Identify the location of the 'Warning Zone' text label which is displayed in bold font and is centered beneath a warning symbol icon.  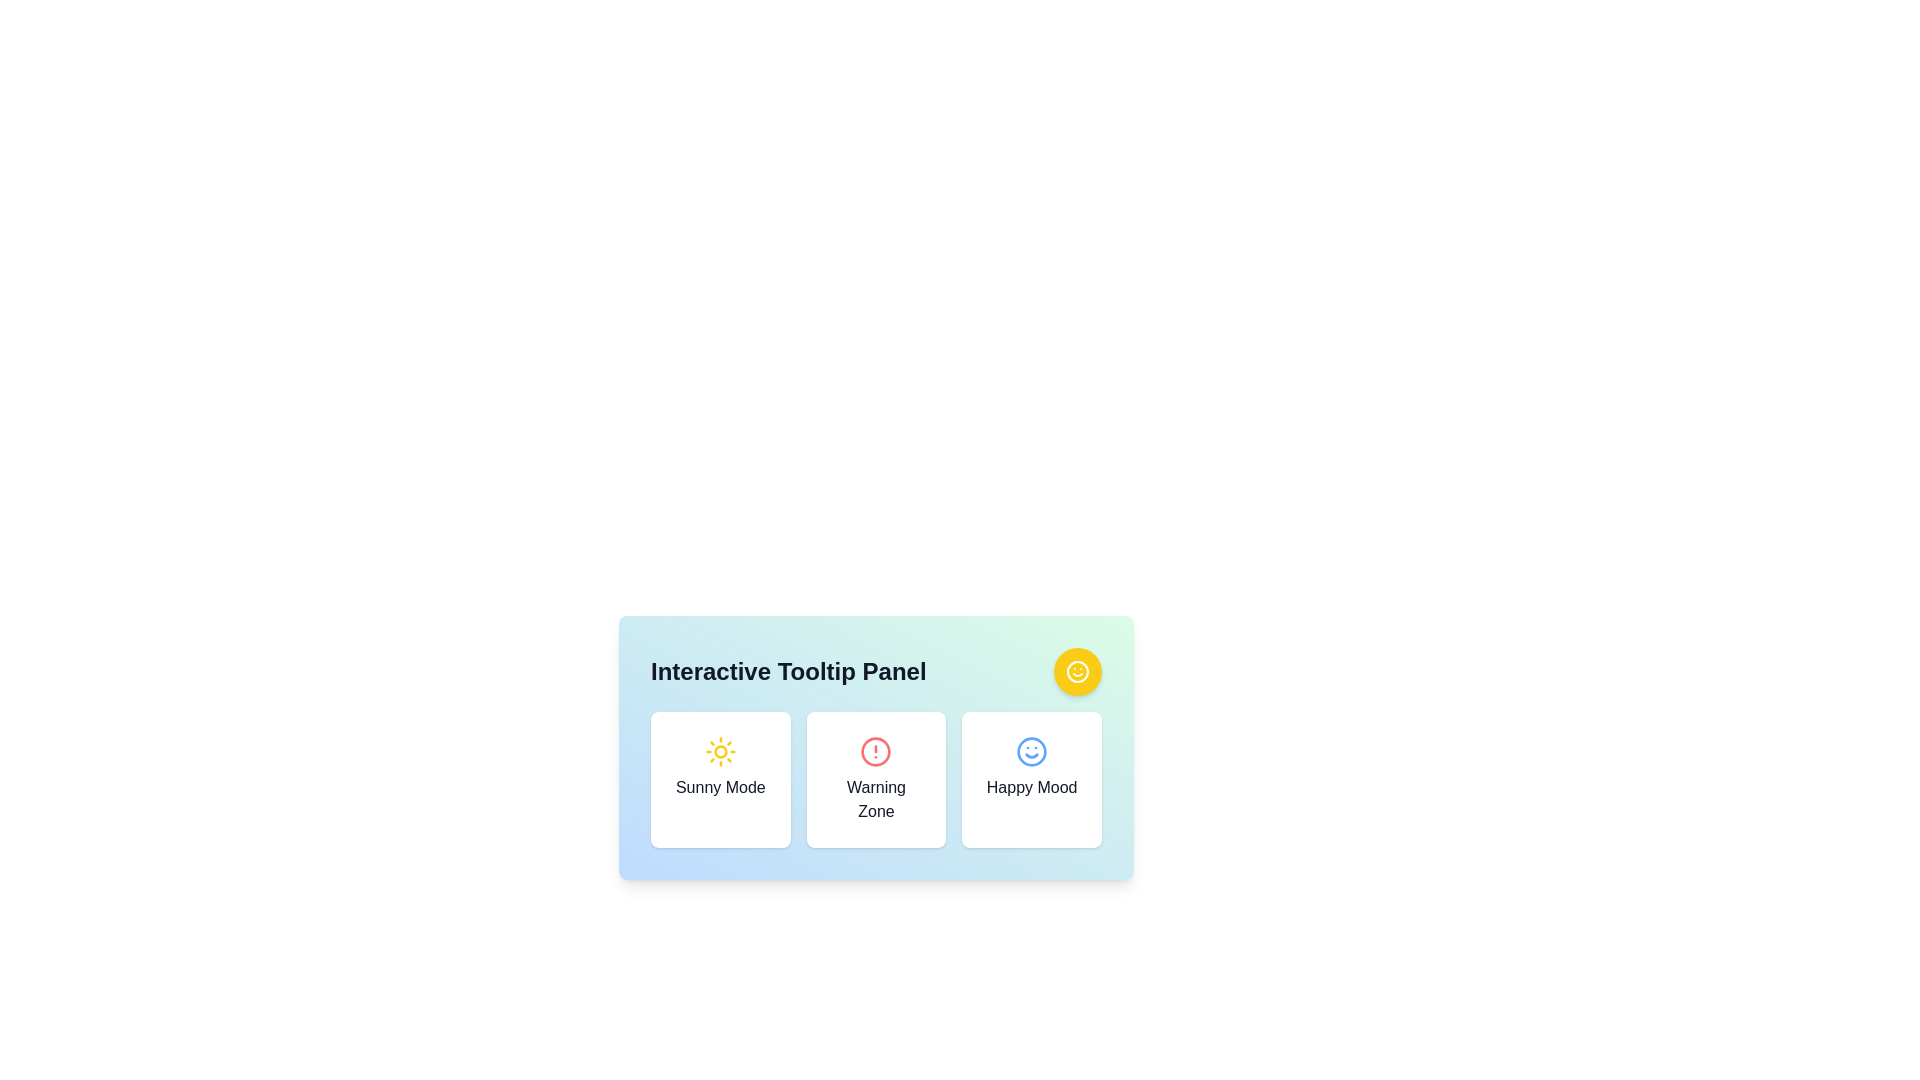
(876, 798).